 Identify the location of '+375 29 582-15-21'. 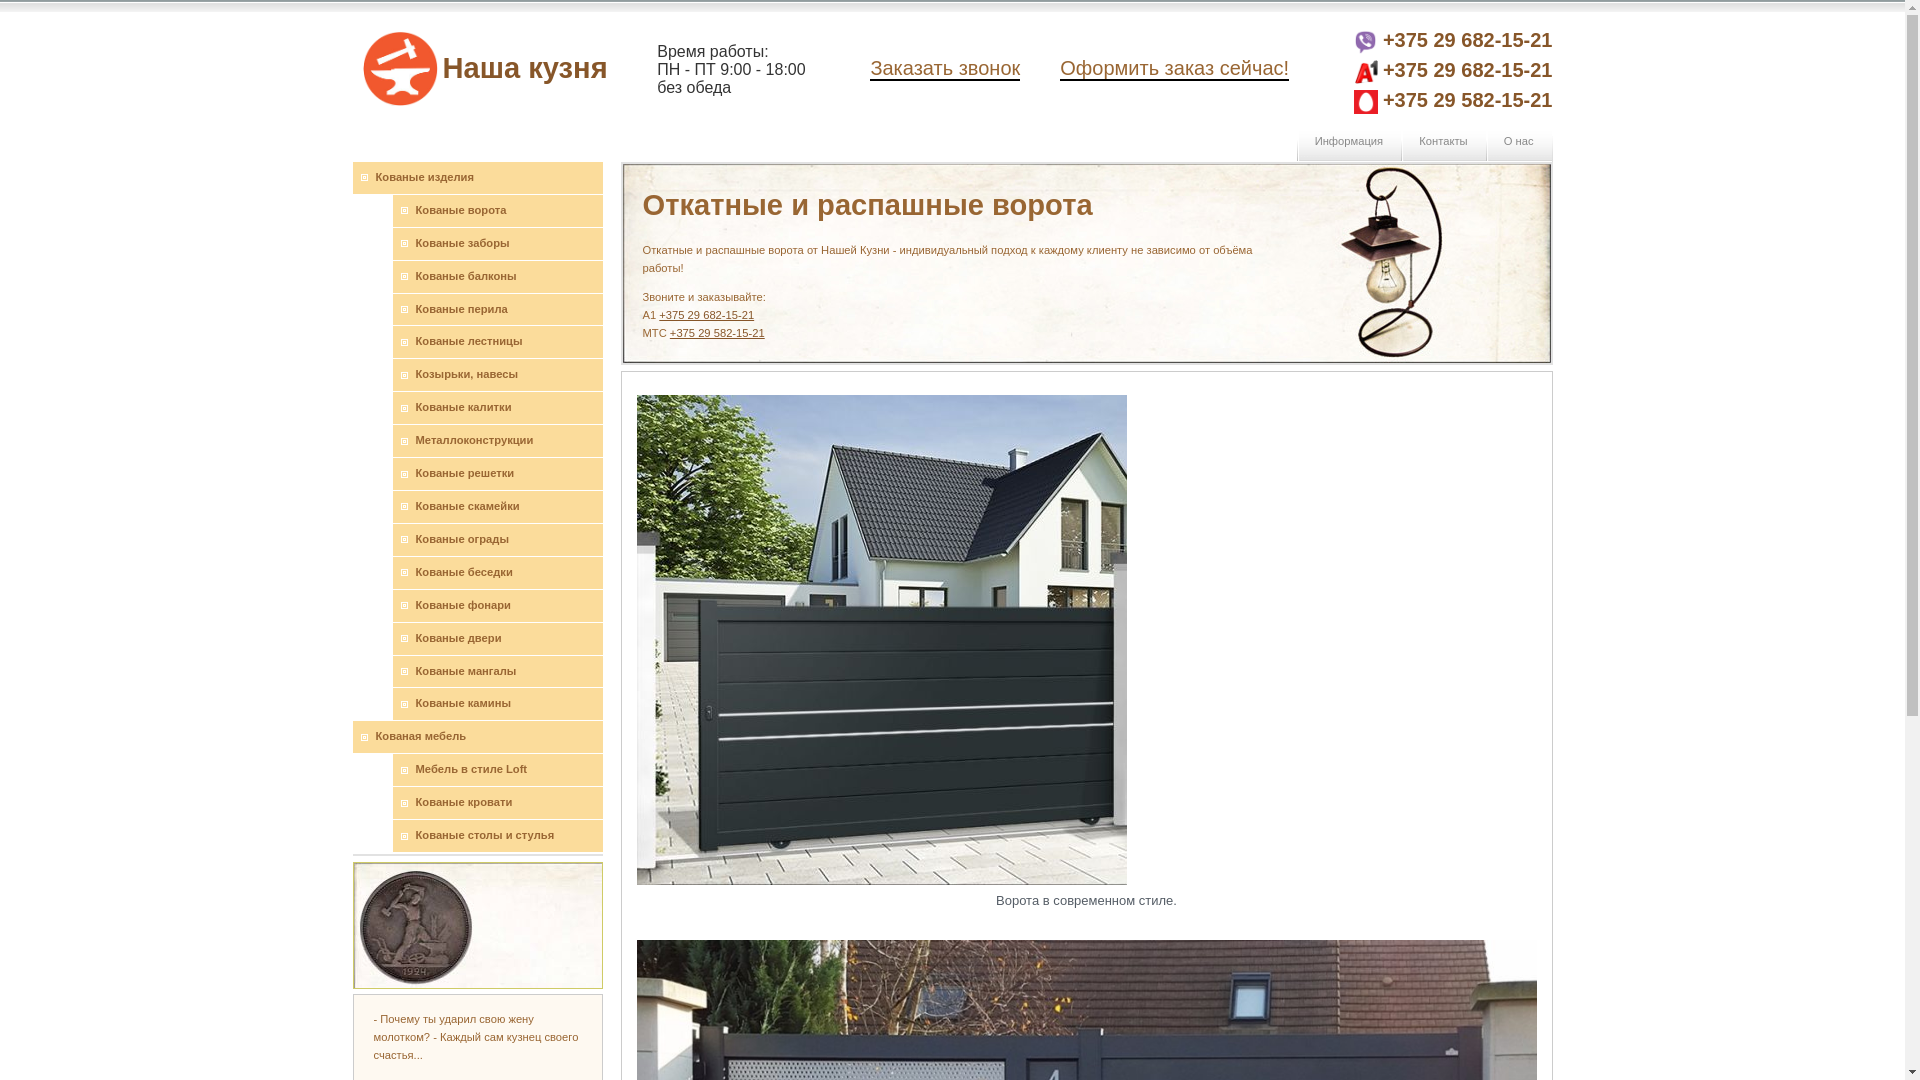
(1381, 100).